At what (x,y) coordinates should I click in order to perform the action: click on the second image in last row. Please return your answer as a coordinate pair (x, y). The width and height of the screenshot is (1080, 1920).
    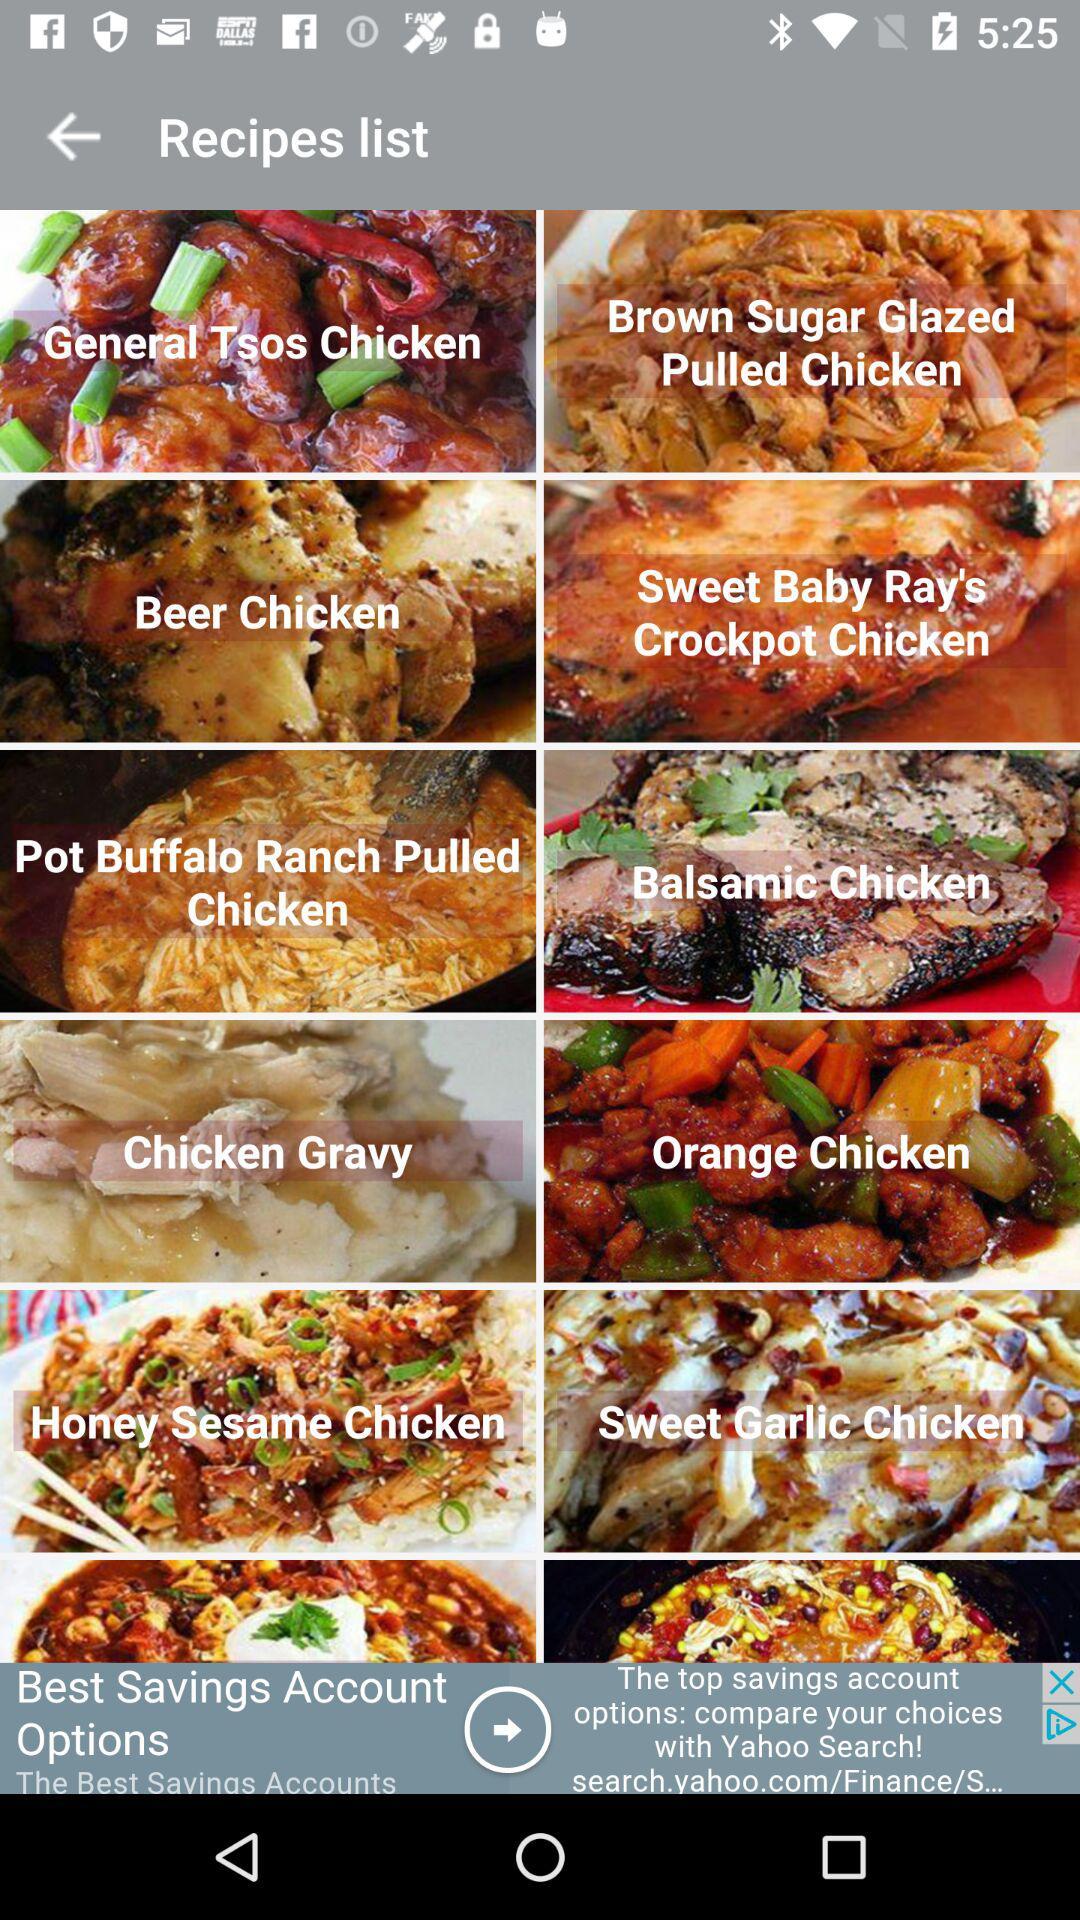
    Looking at the image, I should click on (812, 1611).